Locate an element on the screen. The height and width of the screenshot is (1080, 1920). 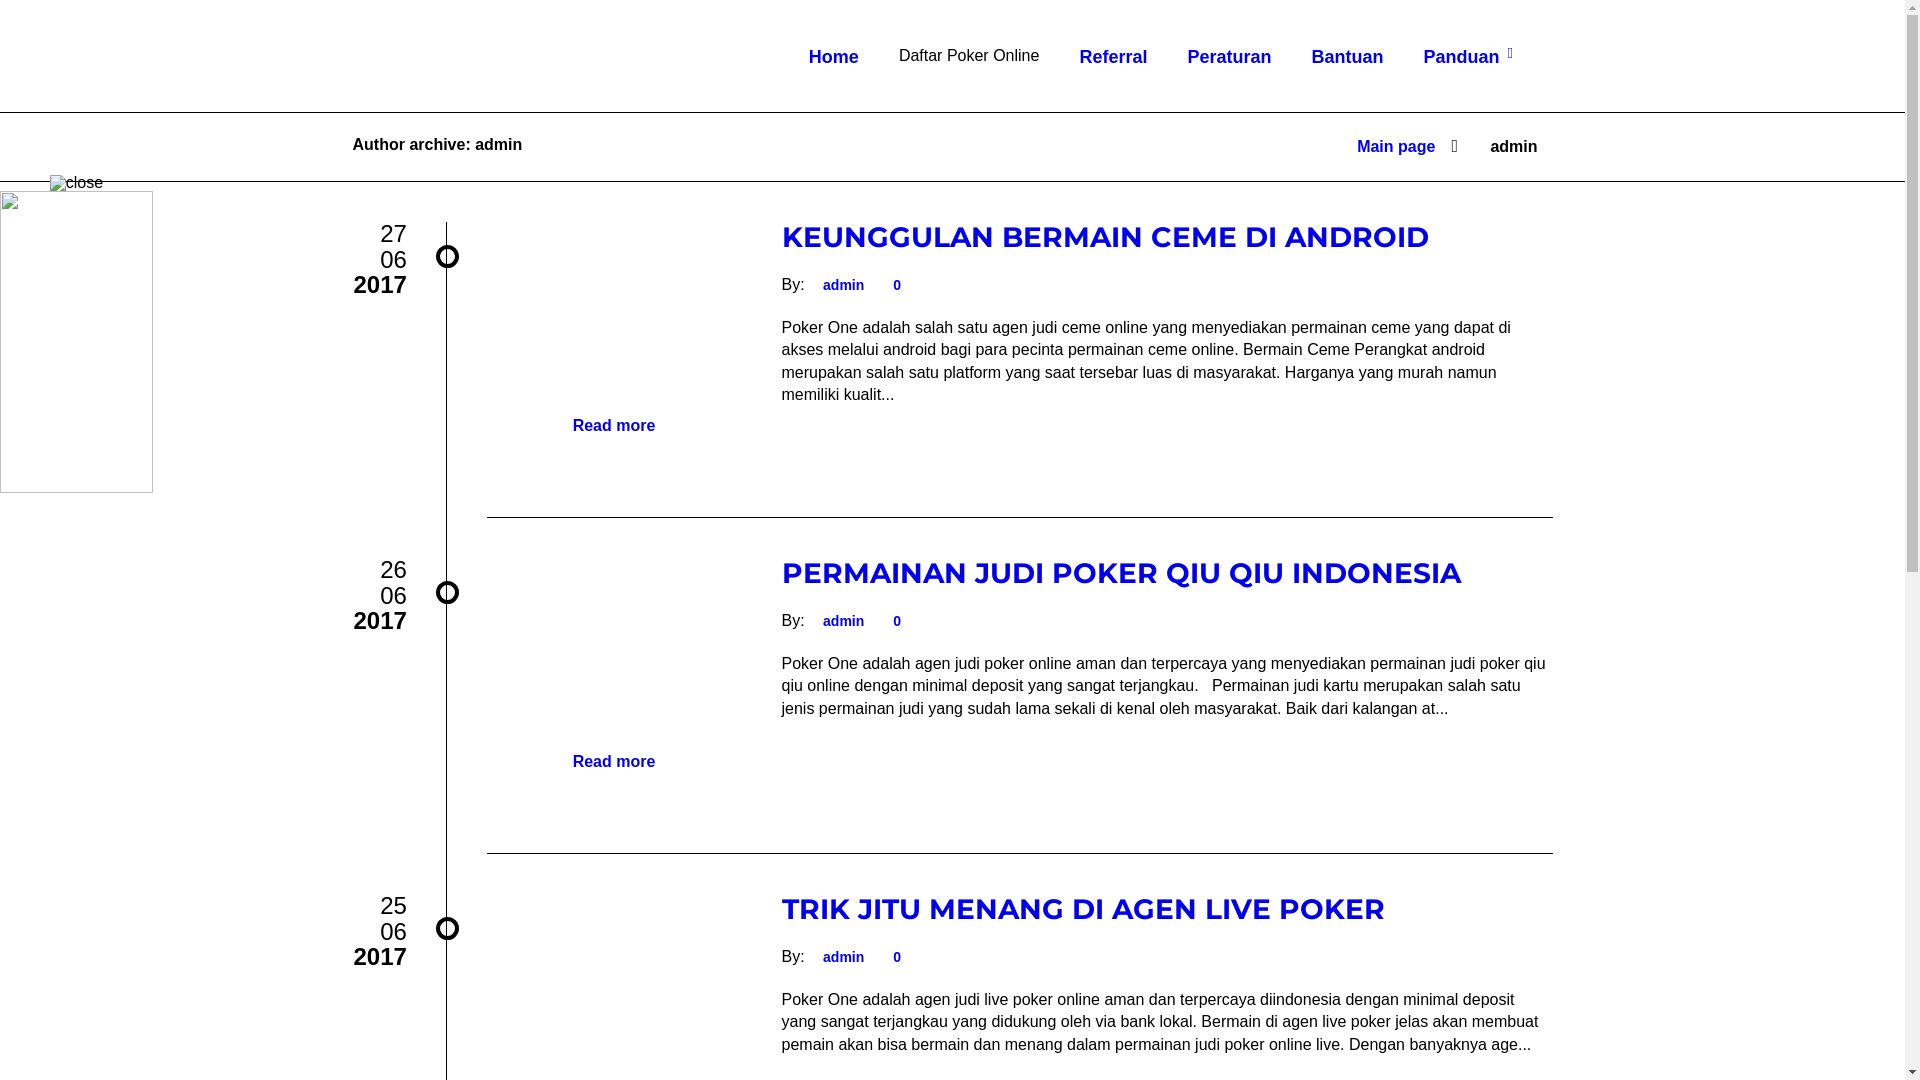
'0' is located at coordinates (893, 285).